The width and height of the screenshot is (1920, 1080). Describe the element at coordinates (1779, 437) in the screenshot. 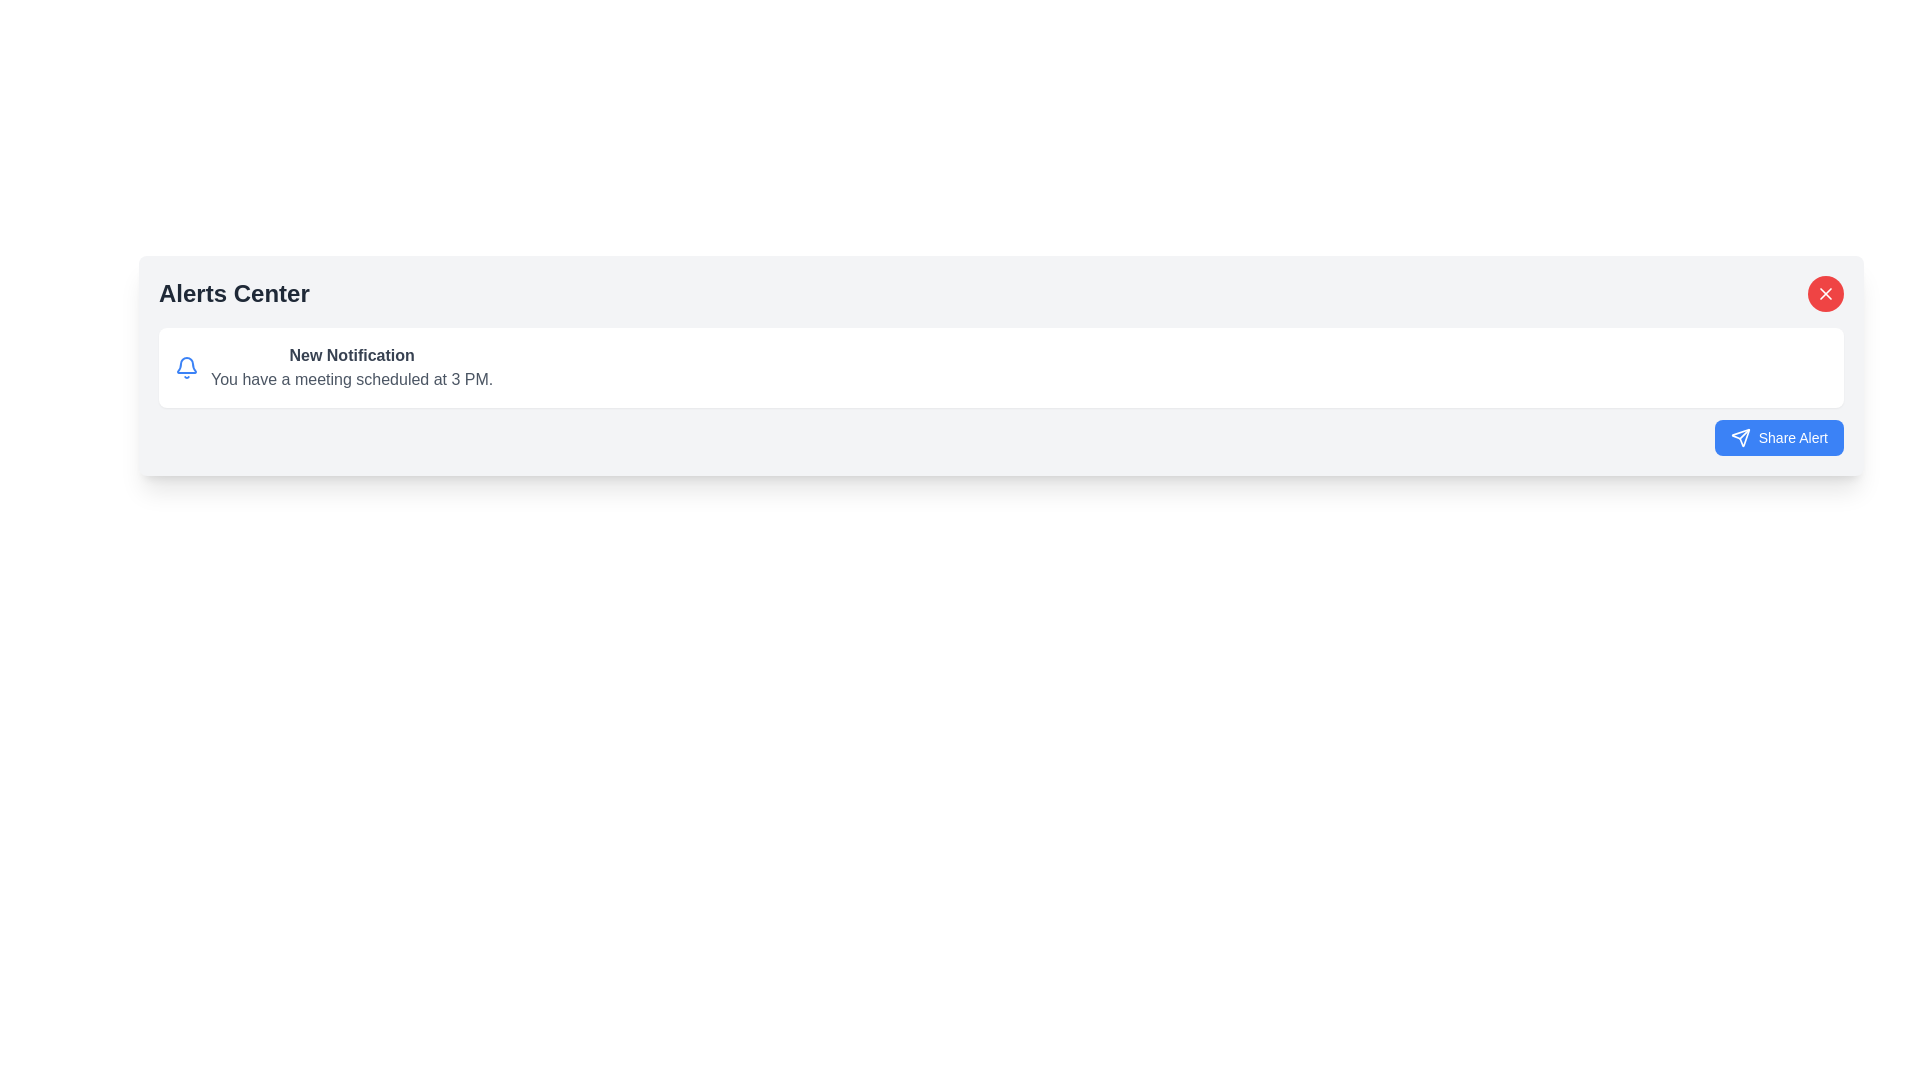

I see `the share button located in the bottom-right corner of the alert` at that location.